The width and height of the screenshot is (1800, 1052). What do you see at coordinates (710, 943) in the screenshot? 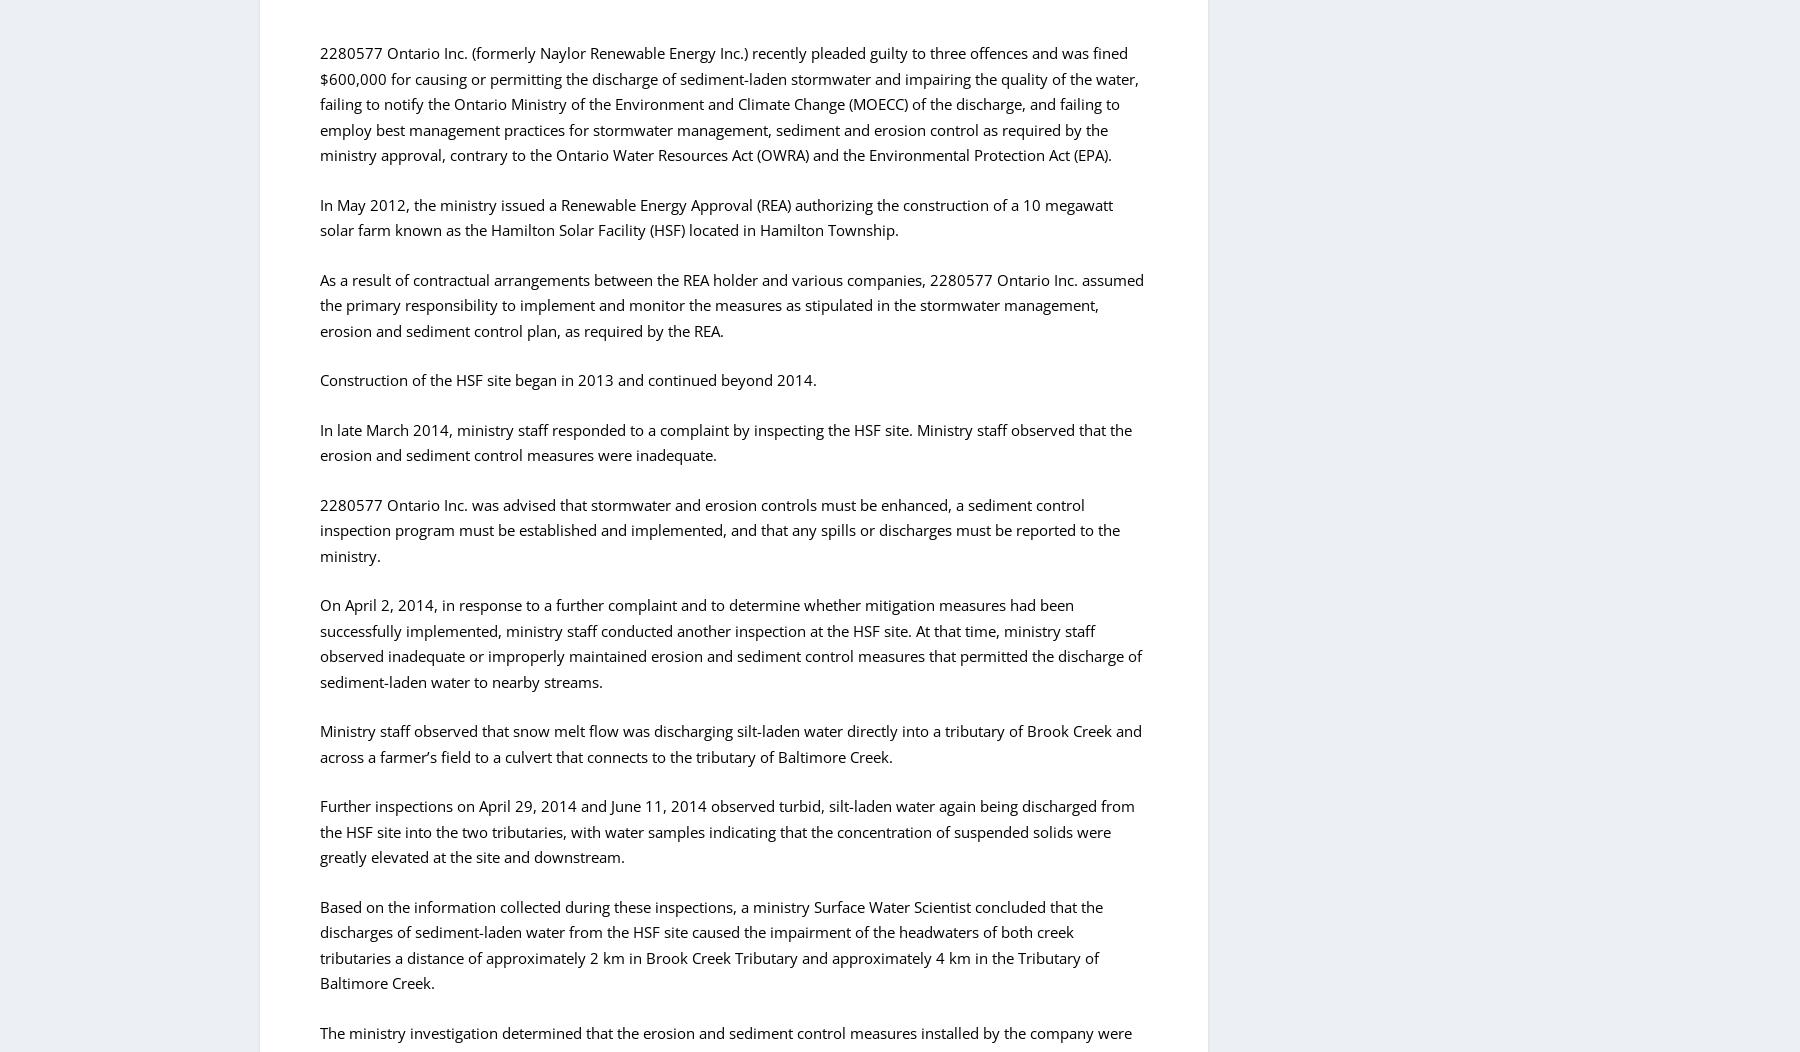
I see `'Based on the information collected during these inspections, a ministry Surface Water Scientist concluded that the discharges of sediment-laden water from the HSF site caused the impairment of the headwaters of both creek tributaries a distance of approximately 2 km in Brook Creek Tributary and approximately 4 km in the Tributary of Baltimore Creek.'` at bounding box center [710, 943].